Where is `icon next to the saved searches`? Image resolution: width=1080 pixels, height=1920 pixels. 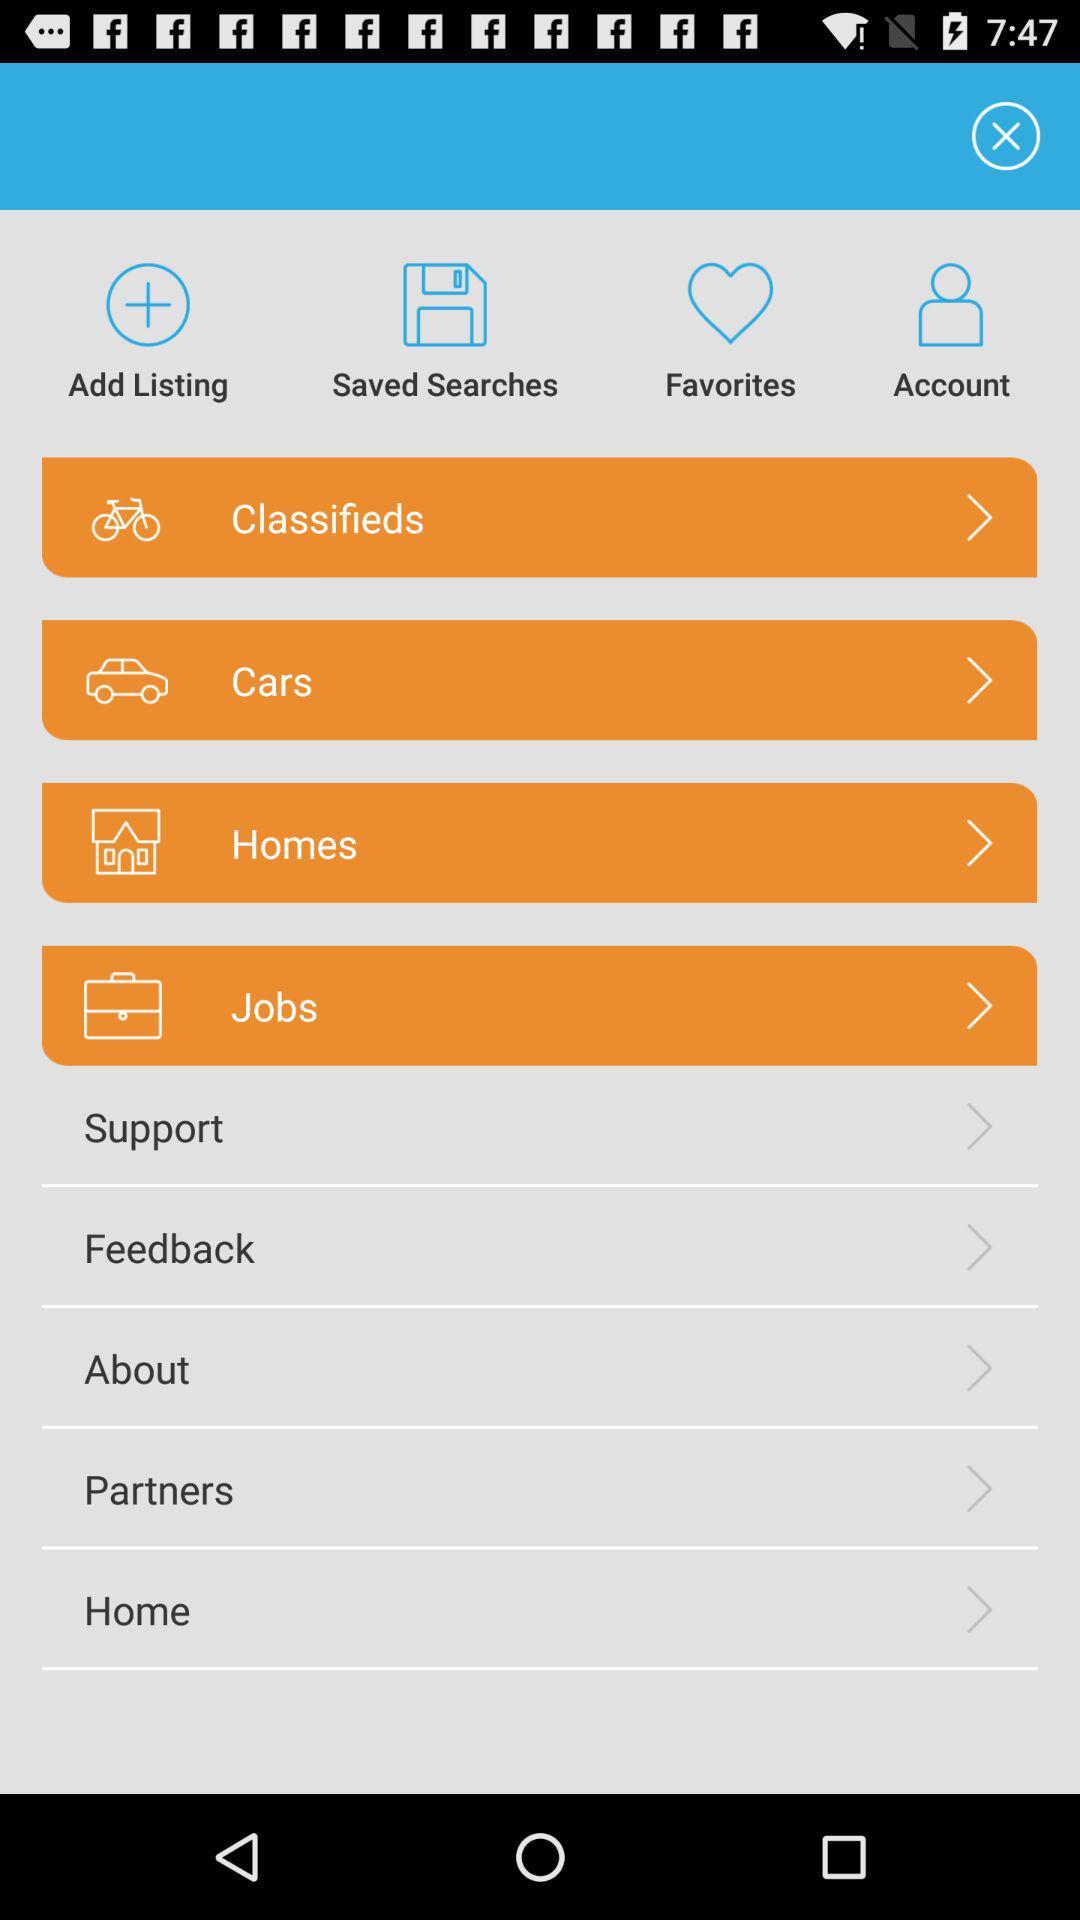 icon next to the saved searches is located at coordinates (147, 333).